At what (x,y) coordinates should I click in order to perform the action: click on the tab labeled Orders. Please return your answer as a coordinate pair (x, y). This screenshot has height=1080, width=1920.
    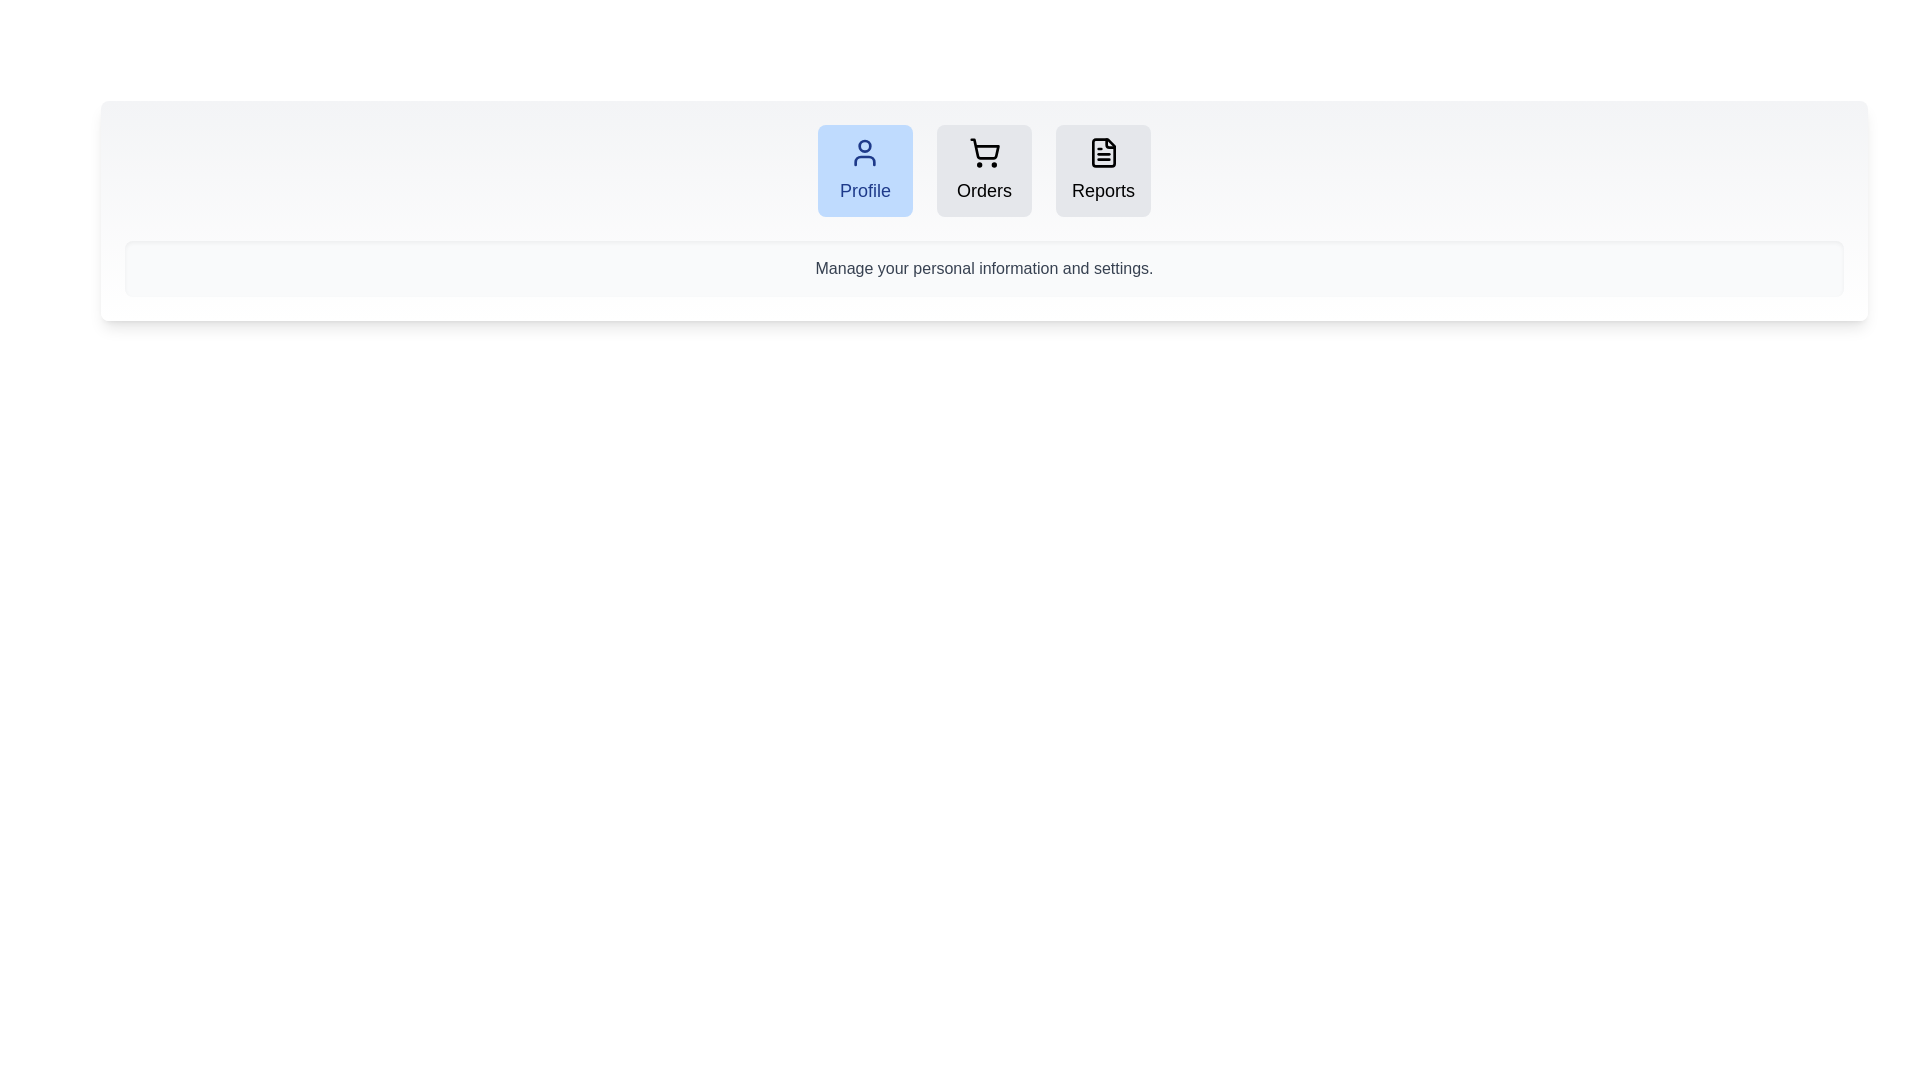
    Looking at the image, I should click on (984, 169).